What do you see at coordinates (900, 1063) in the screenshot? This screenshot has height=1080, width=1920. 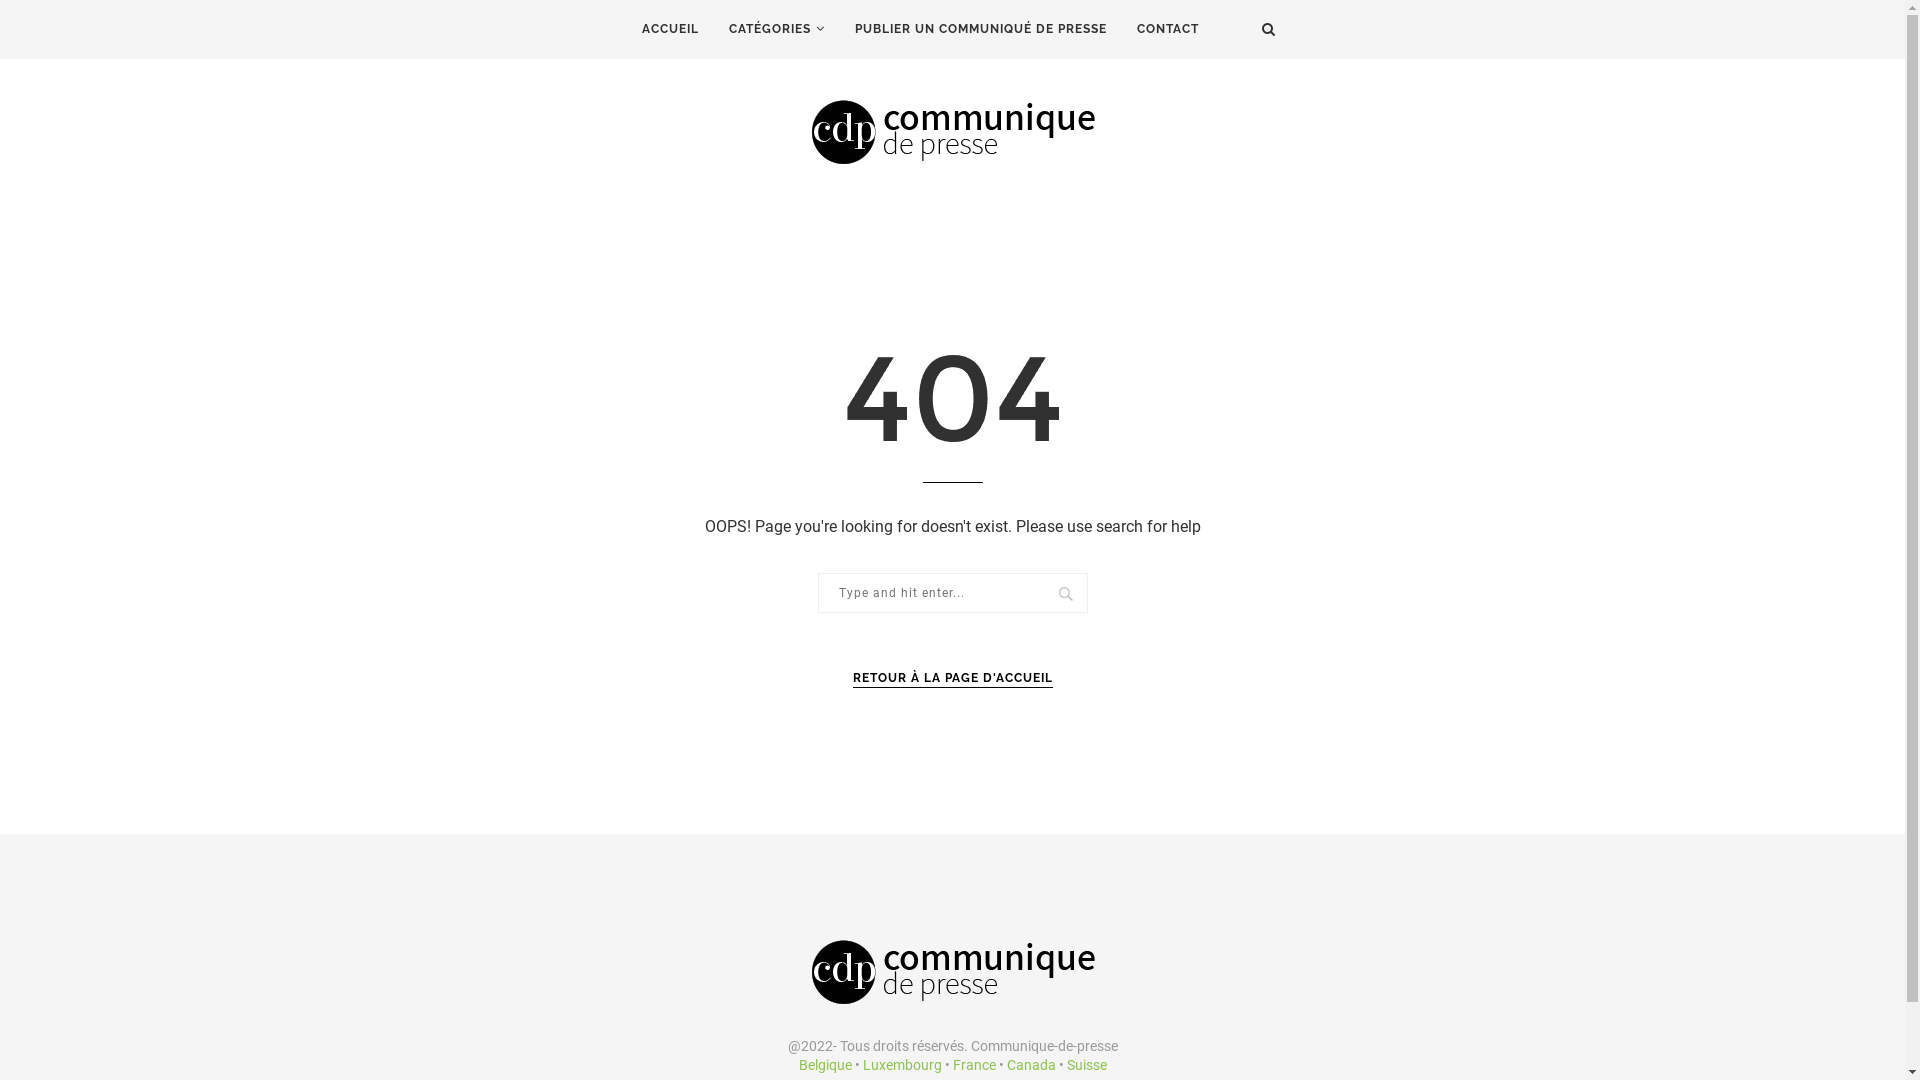 I see `'Luxembourg'` at bounding box center [900, 1063].